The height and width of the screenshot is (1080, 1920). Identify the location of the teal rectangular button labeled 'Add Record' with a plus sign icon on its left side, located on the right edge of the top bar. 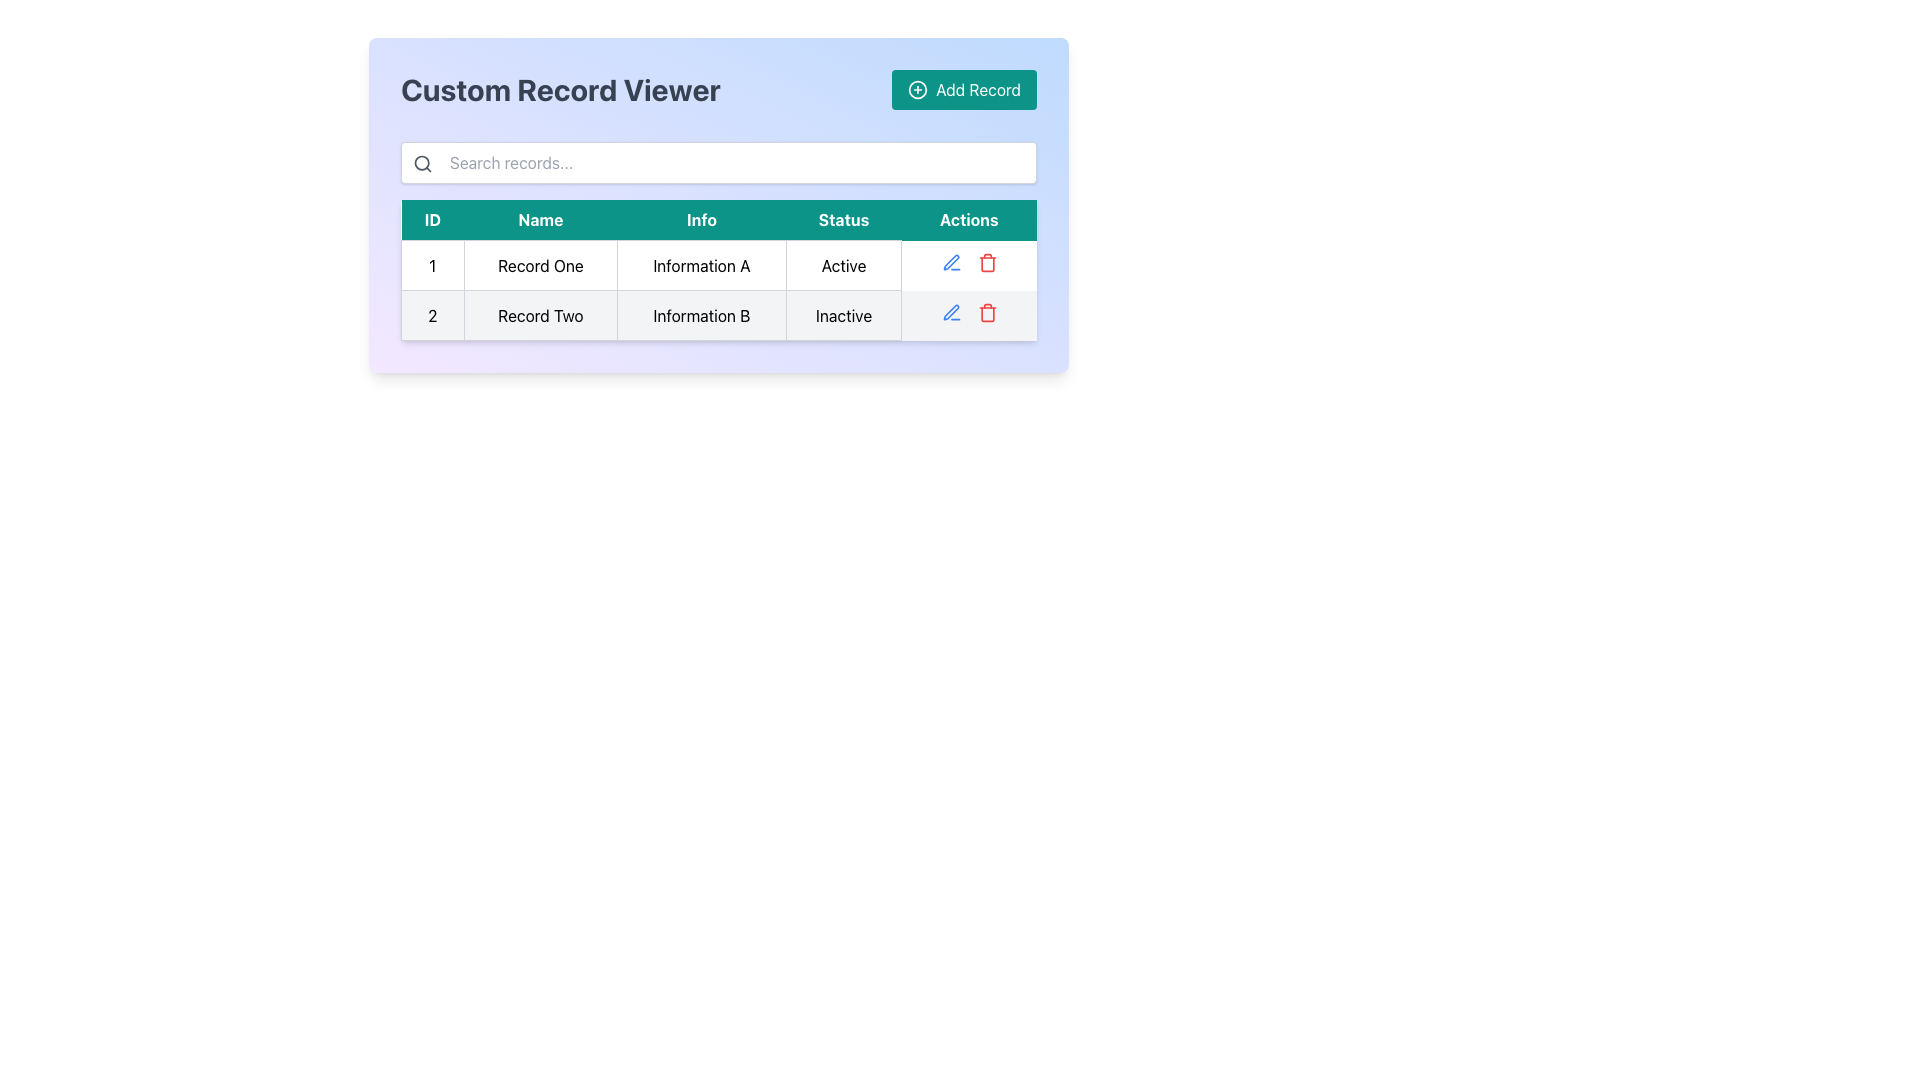
(964, 88).